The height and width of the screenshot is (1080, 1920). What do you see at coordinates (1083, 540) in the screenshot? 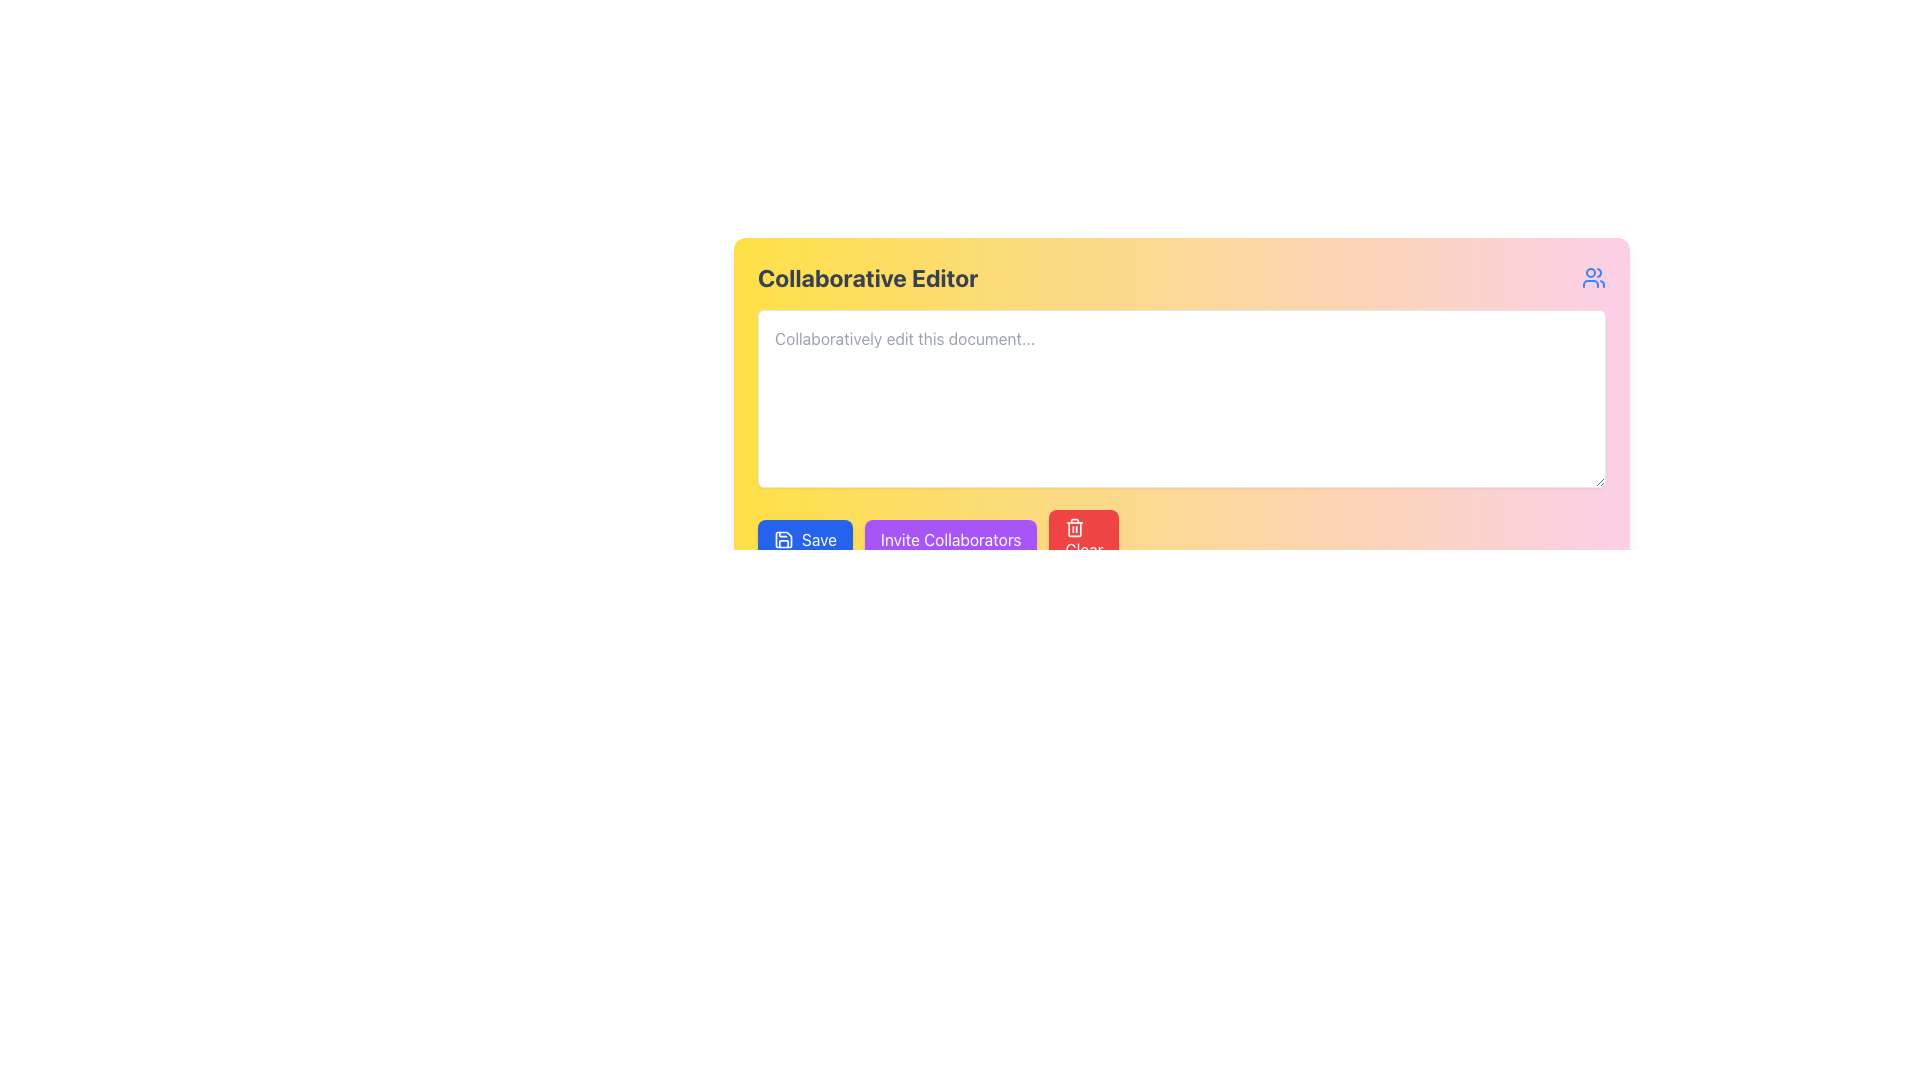
I see `the red 'Clear' button with a white trash can icon, located below the editor text area and to the right of the 'Invite Collaborators' button` at bounding box center [1083, 540].